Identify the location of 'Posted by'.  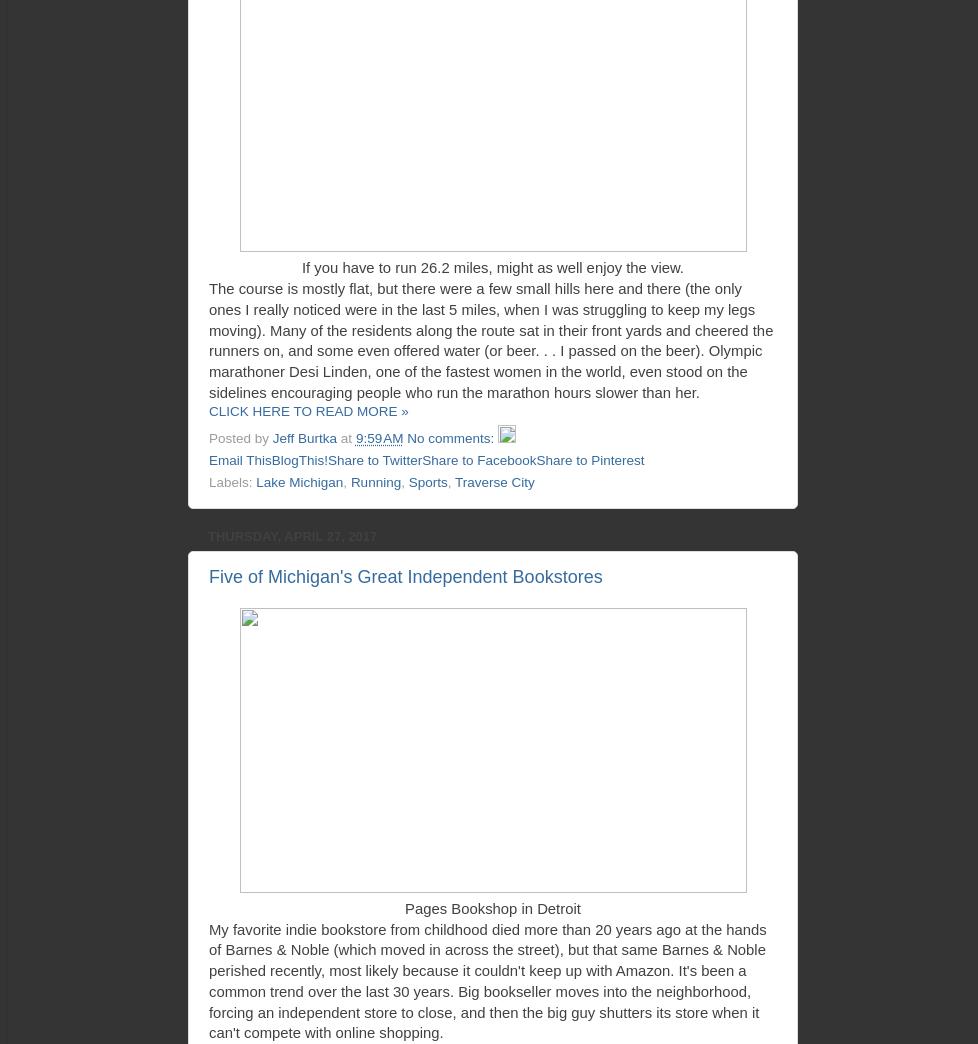
(240, 437).